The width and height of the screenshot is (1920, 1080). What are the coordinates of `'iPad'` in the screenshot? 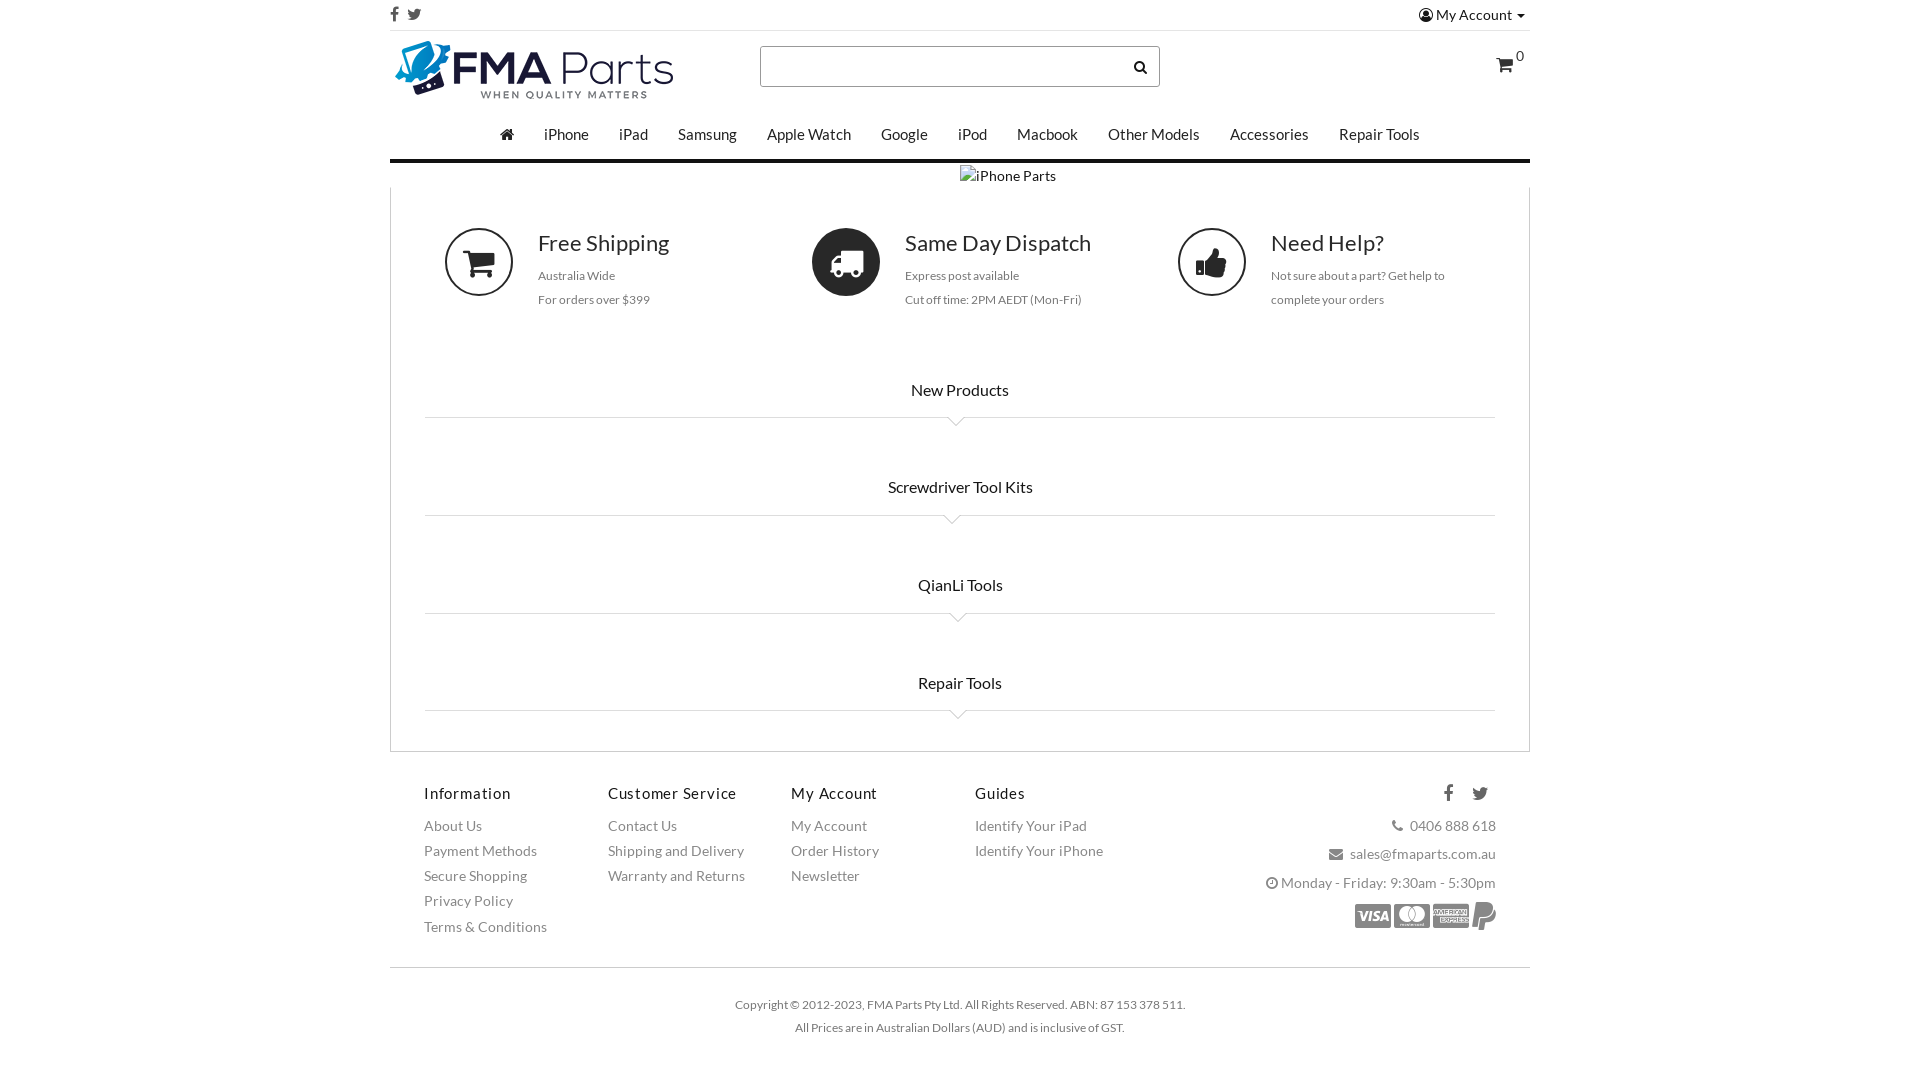 It's located at (632, 134).